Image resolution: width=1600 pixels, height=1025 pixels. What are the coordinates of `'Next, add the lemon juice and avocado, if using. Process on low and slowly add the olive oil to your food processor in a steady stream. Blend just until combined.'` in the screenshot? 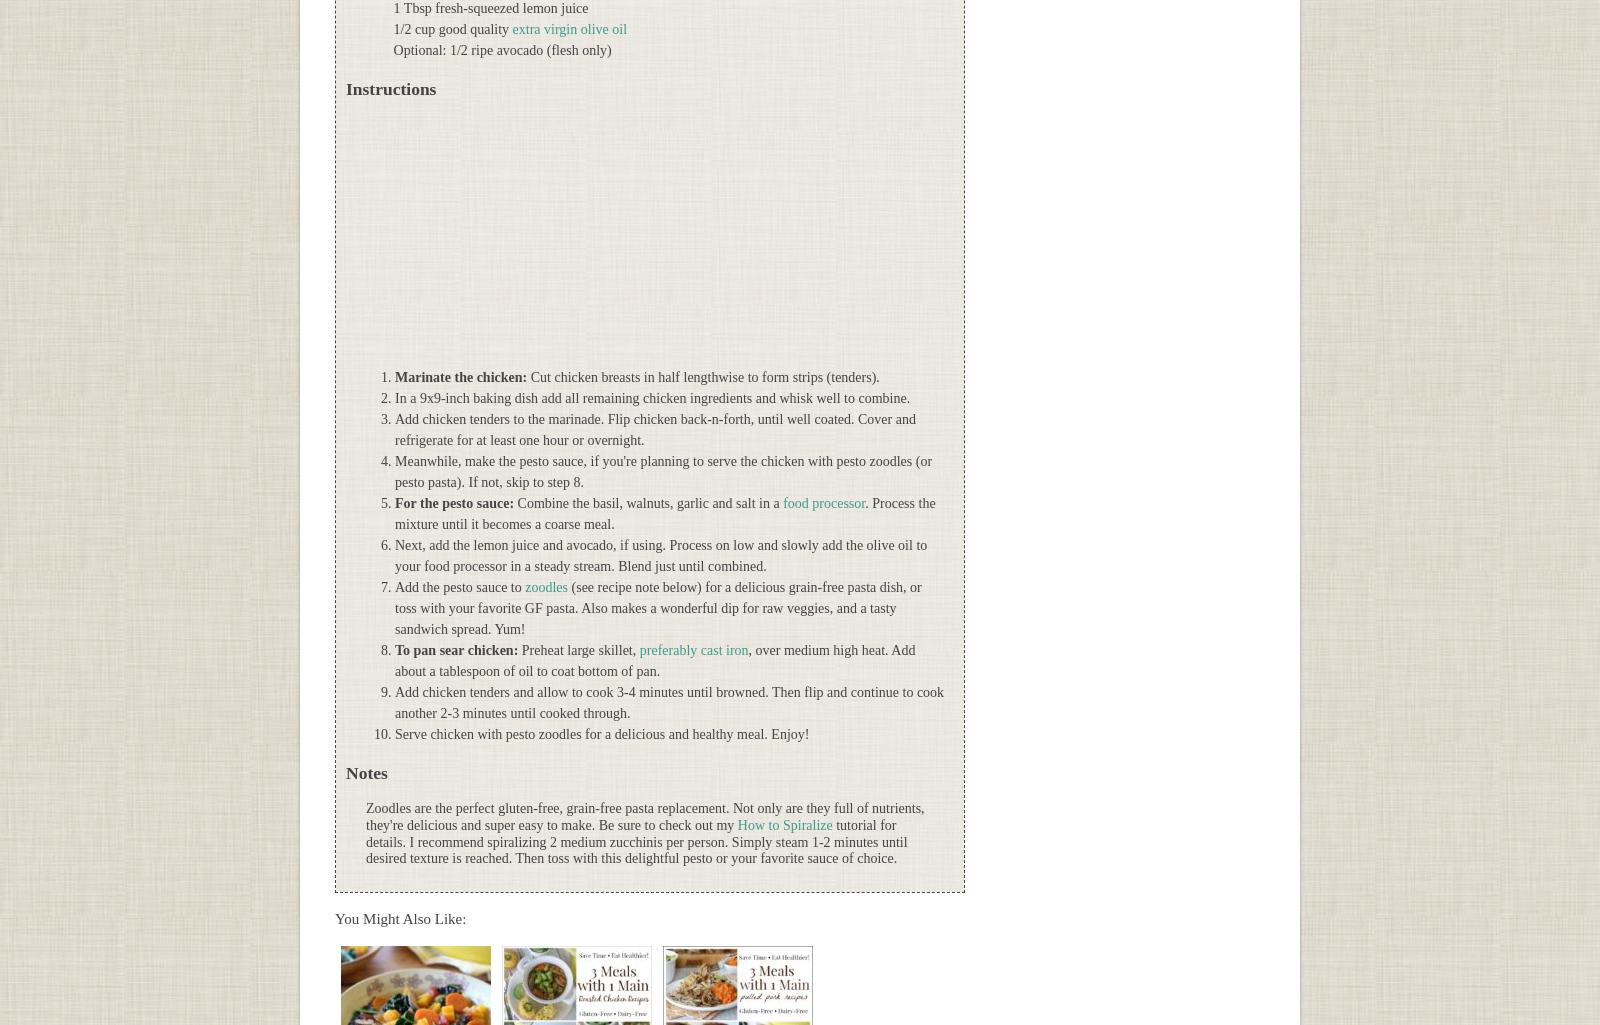 It's located at (660, 554).